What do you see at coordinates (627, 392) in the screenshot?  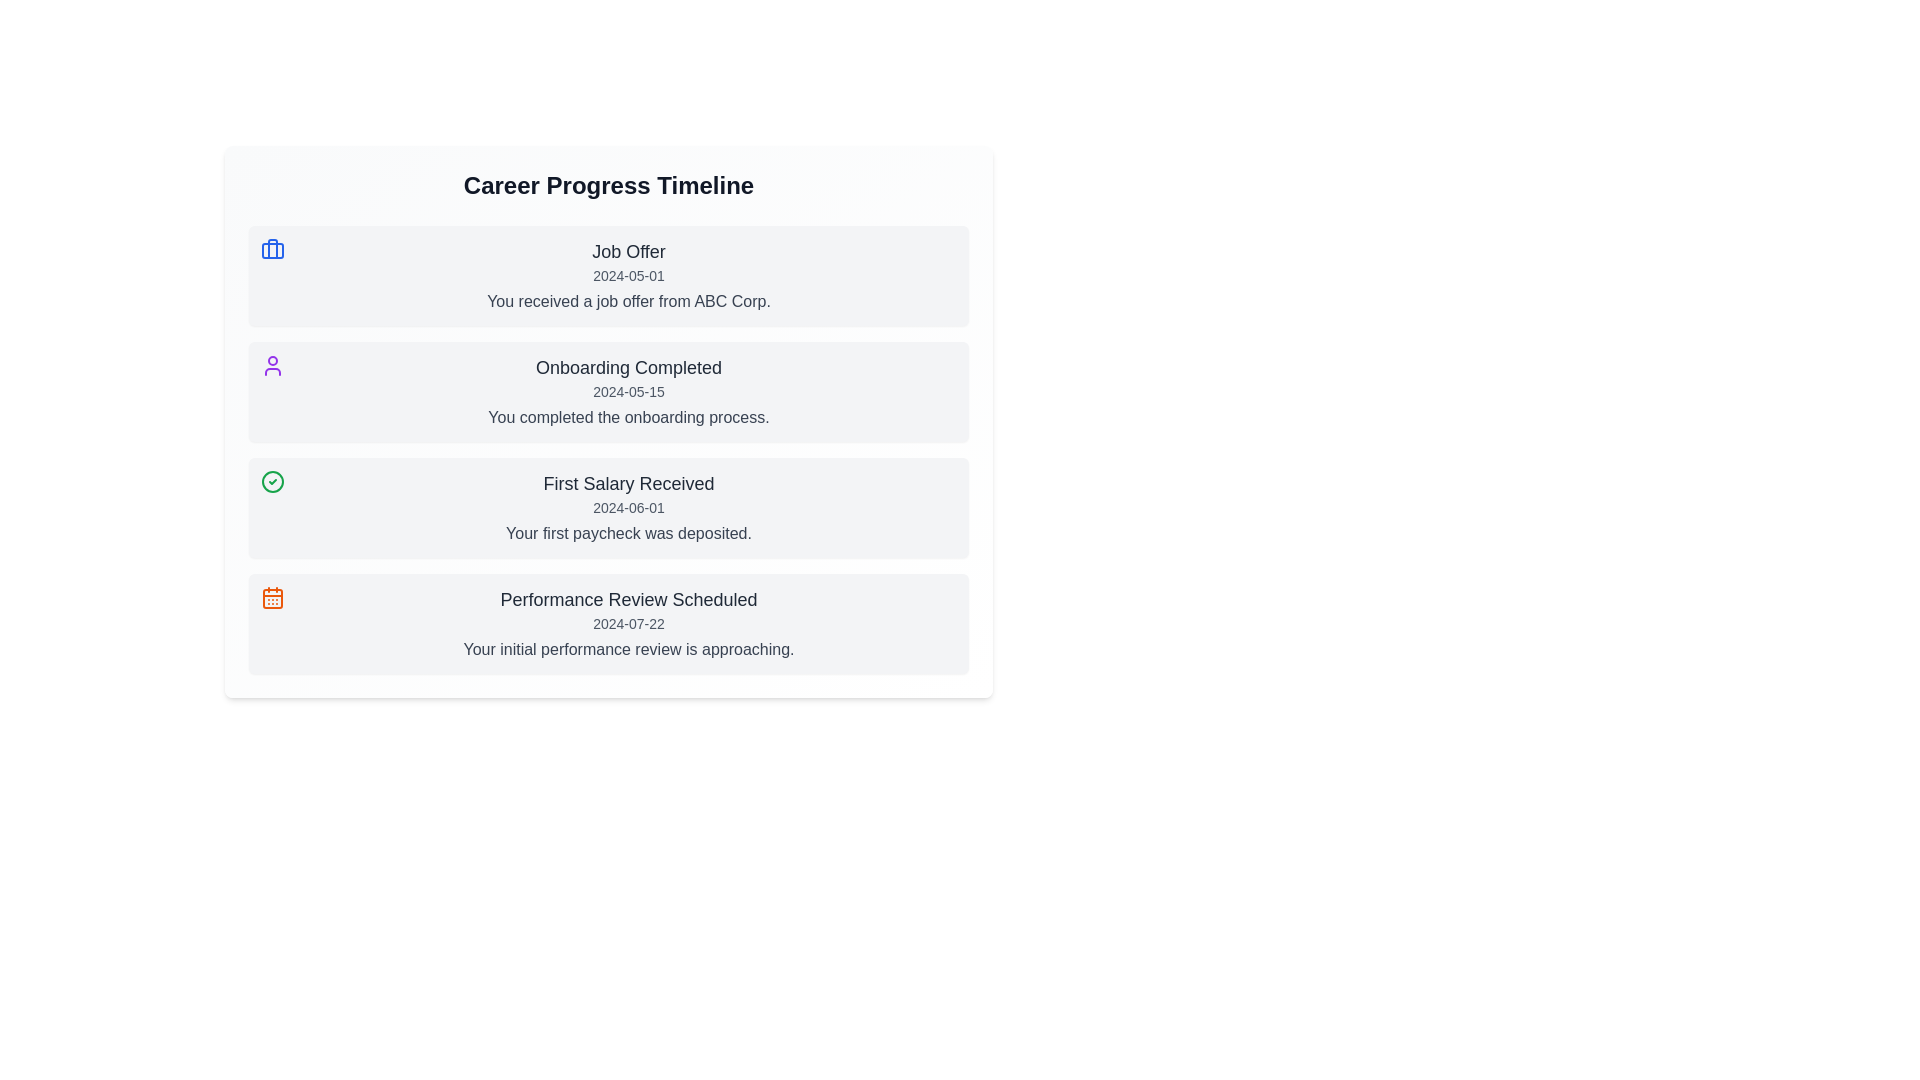 I see `displayed information from the Informational card located in the second position of the 'Career Progress Timeline' section, which is directly below 'Job Offer' and above 'First Salary Received.'` at bounding box center [627, 392].